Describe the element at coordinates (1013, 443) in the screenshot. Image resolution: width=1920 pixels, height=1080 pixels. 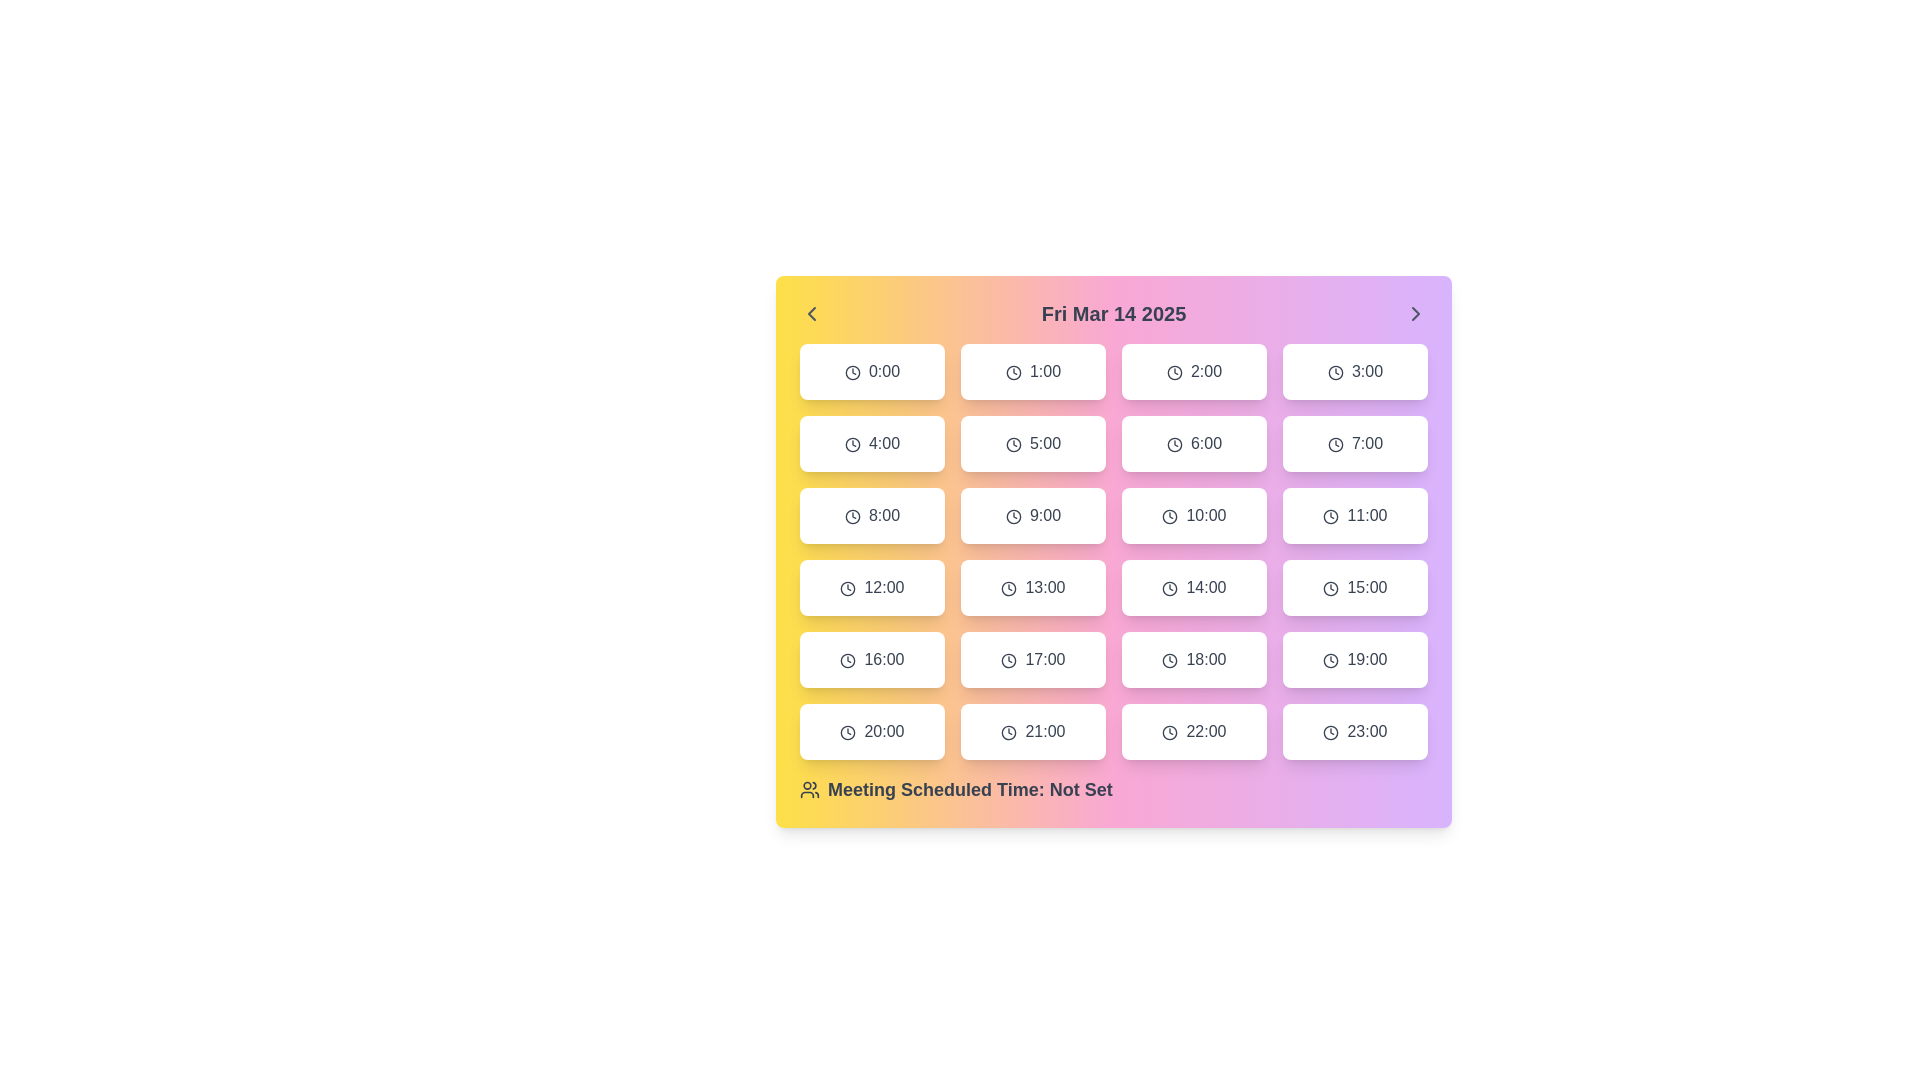
I see `the clock icon located within the card labeled '5:00', positioned to the left of the text content, featuring a circular outline and distinguishable hands` at that location.